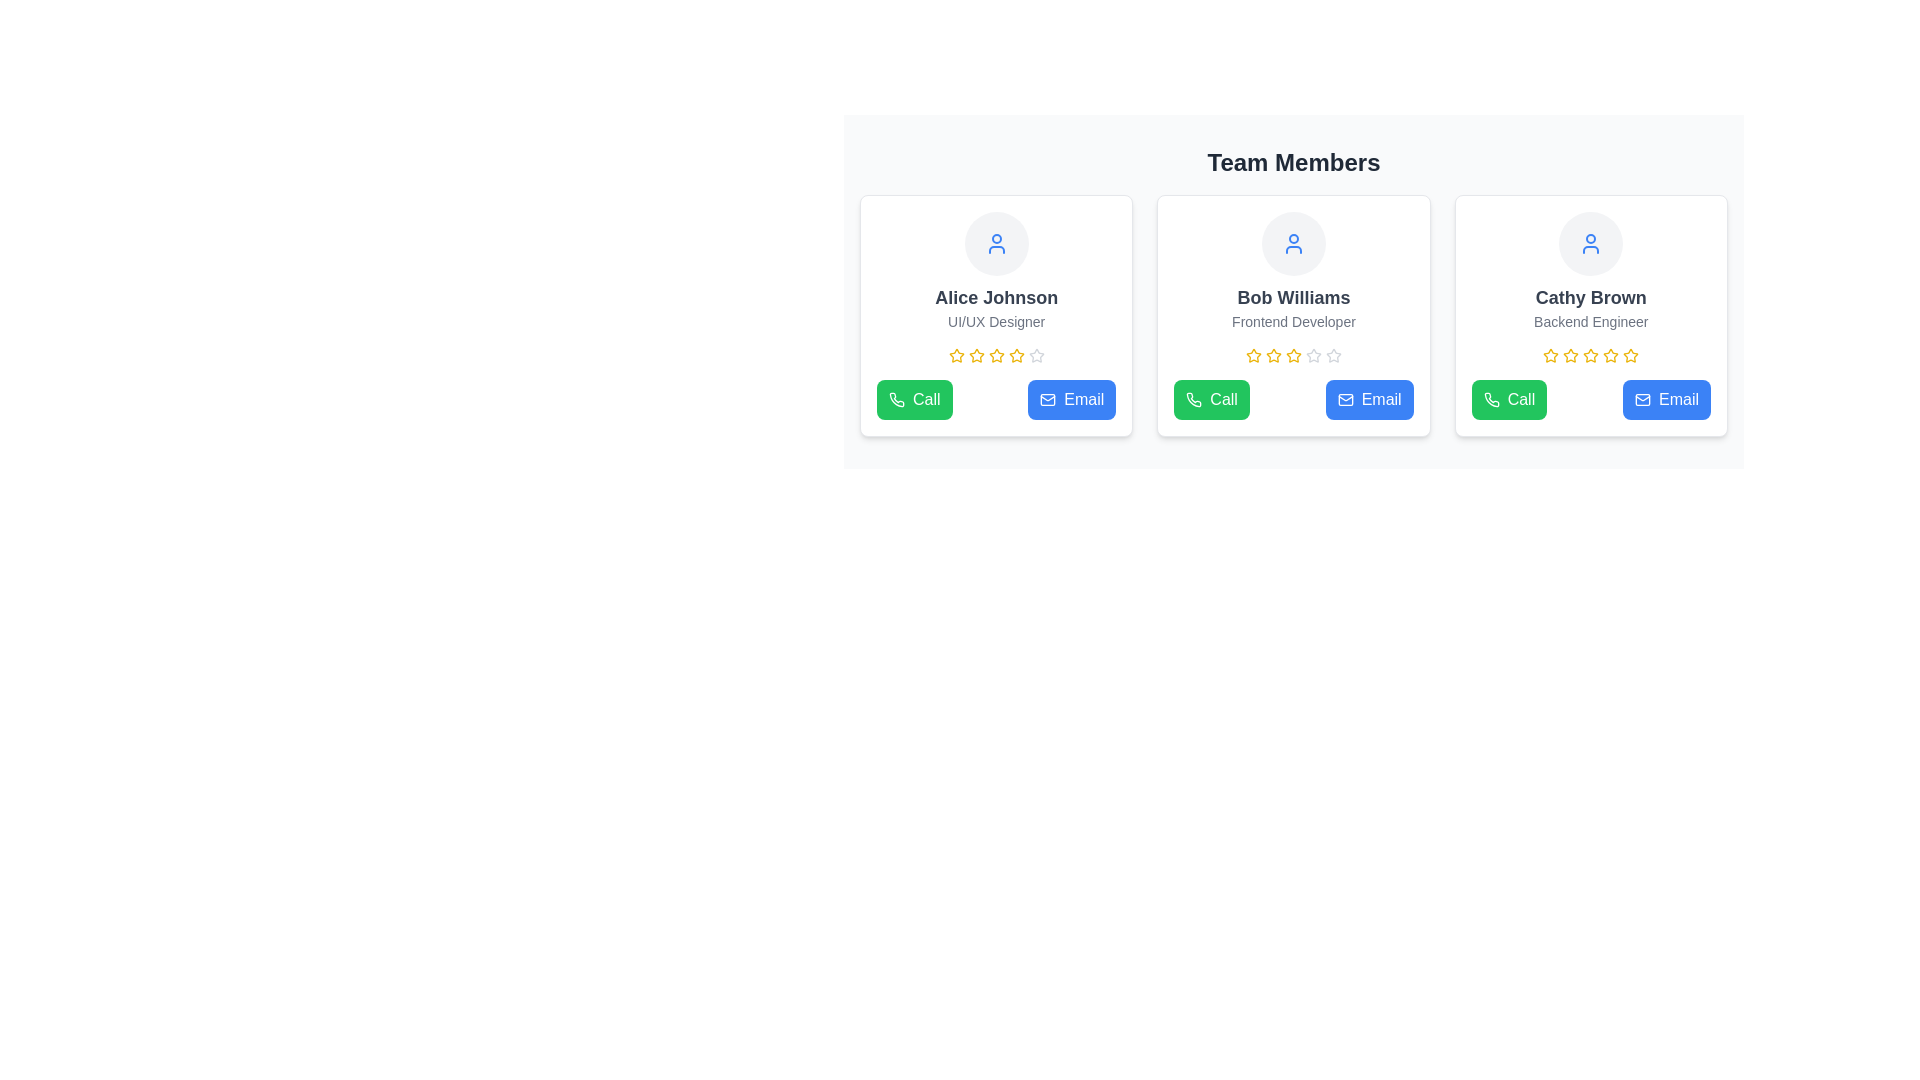 The width and height of the screenshot is (1920, 1080). Describe the element at coordinates (996, 297) in the screenshot. I see `the text label that reads 'Alice Johnson', which is styled with a larger font size and dark gray color, positioned below a user avatar icon in a profile card layout` at that location.